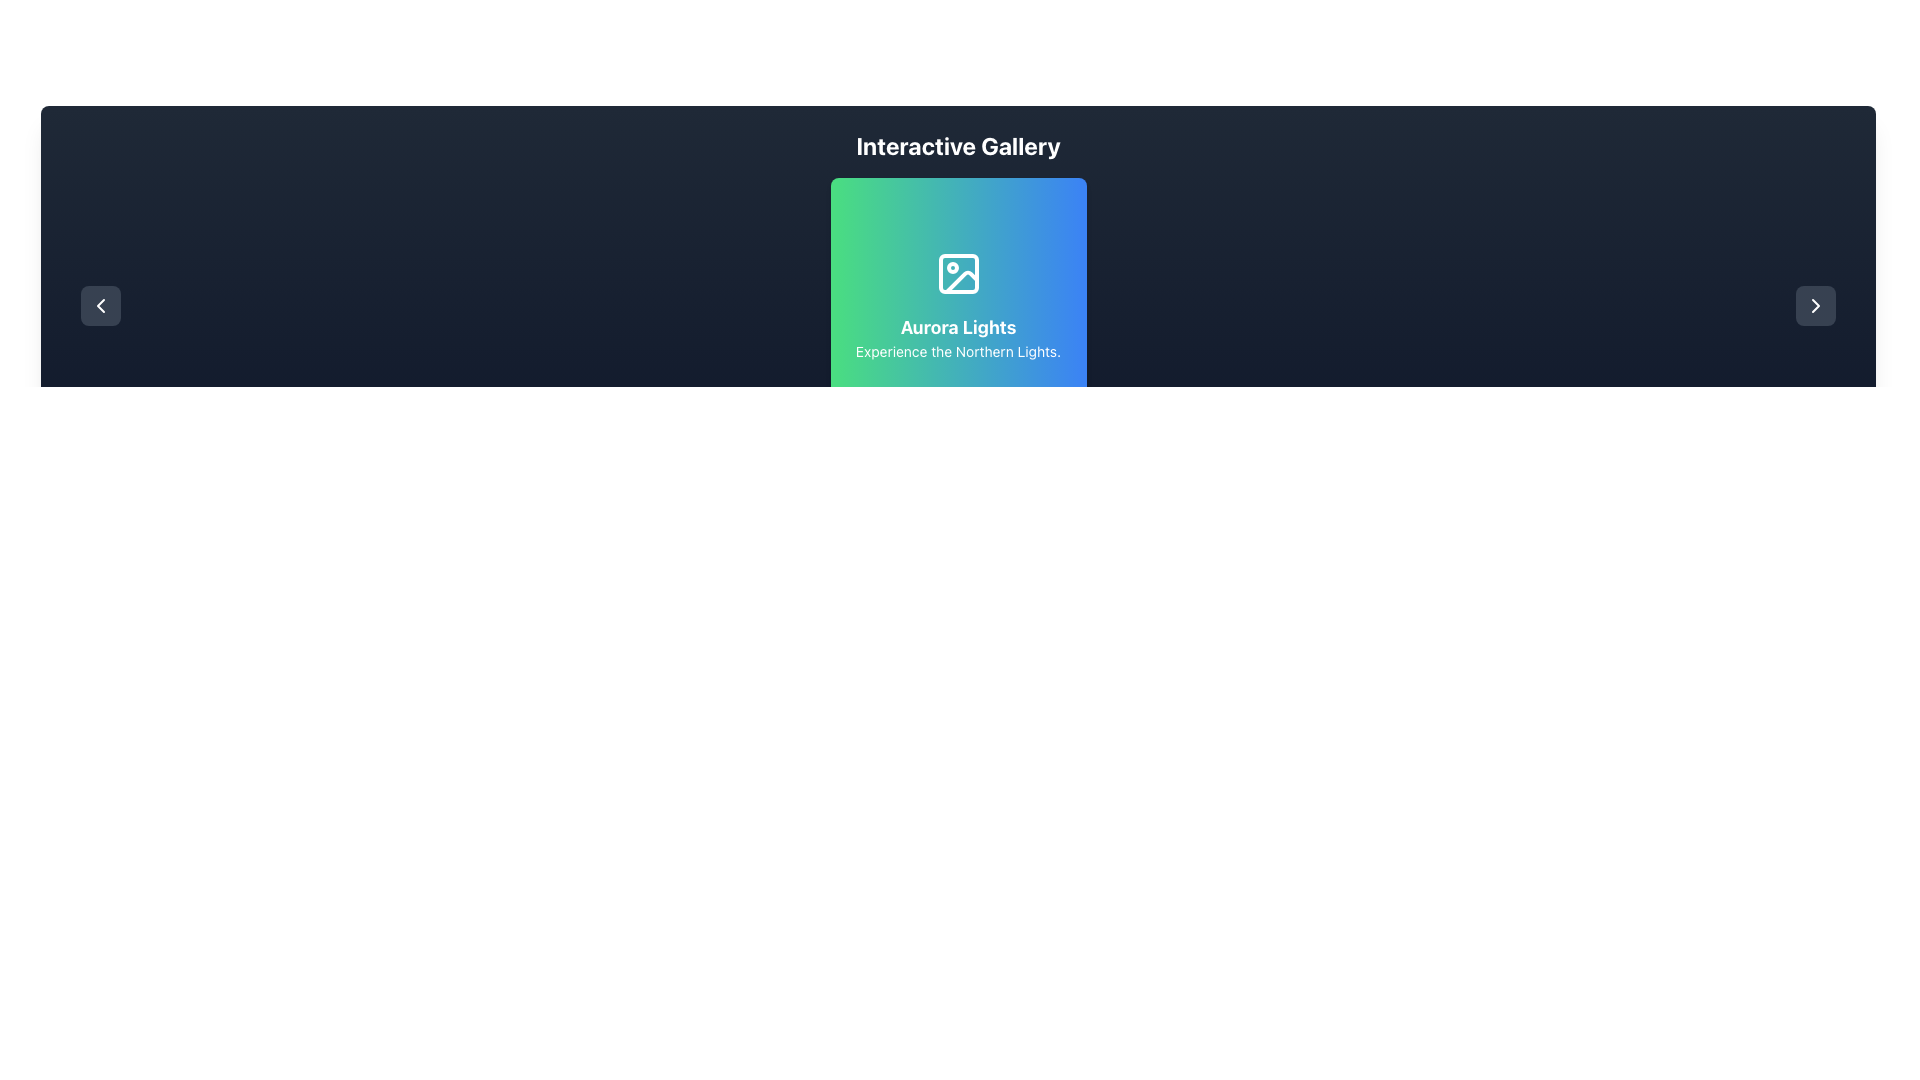 The image size is (1920, 1080). I want to click on the button with a dark rounded background and a rightwards arrow icon, so click(1815, 305).